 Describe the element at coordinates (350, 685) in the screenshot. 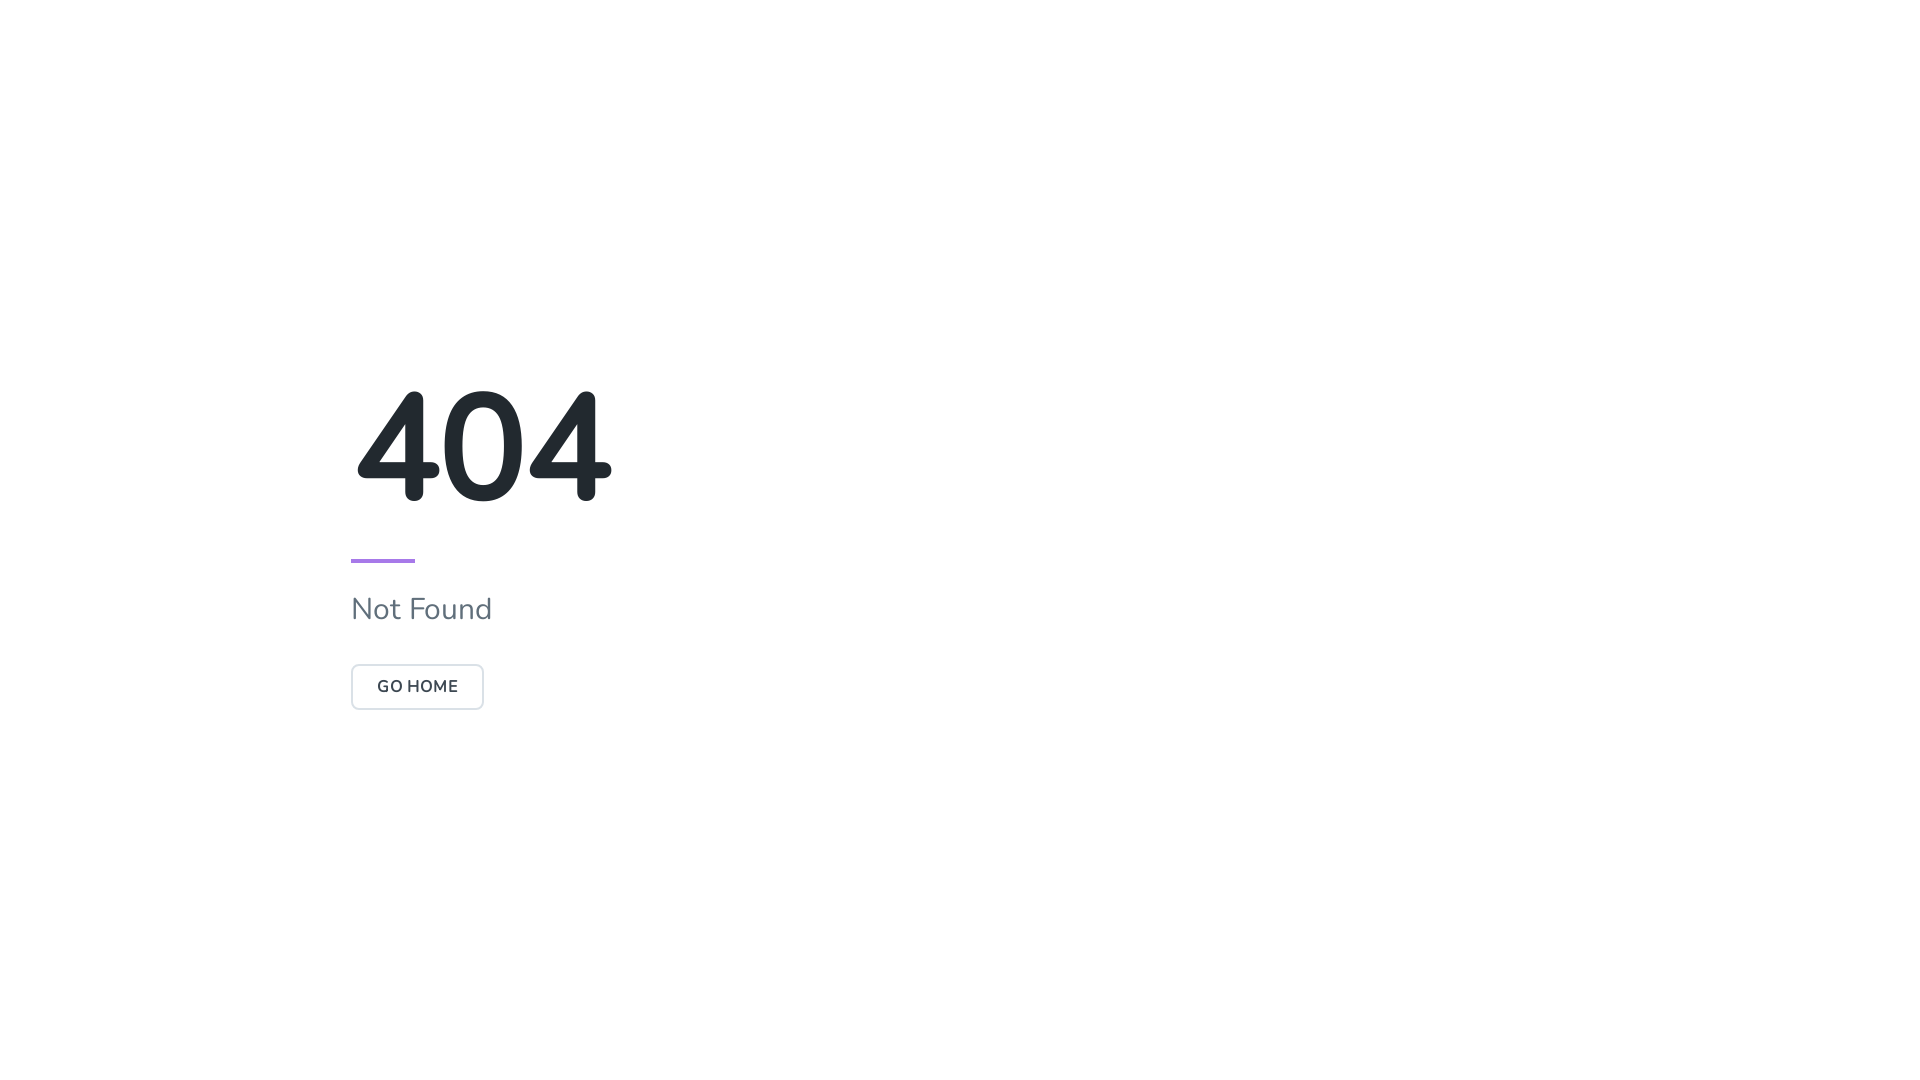

I see `'GO HOME'` at that location.